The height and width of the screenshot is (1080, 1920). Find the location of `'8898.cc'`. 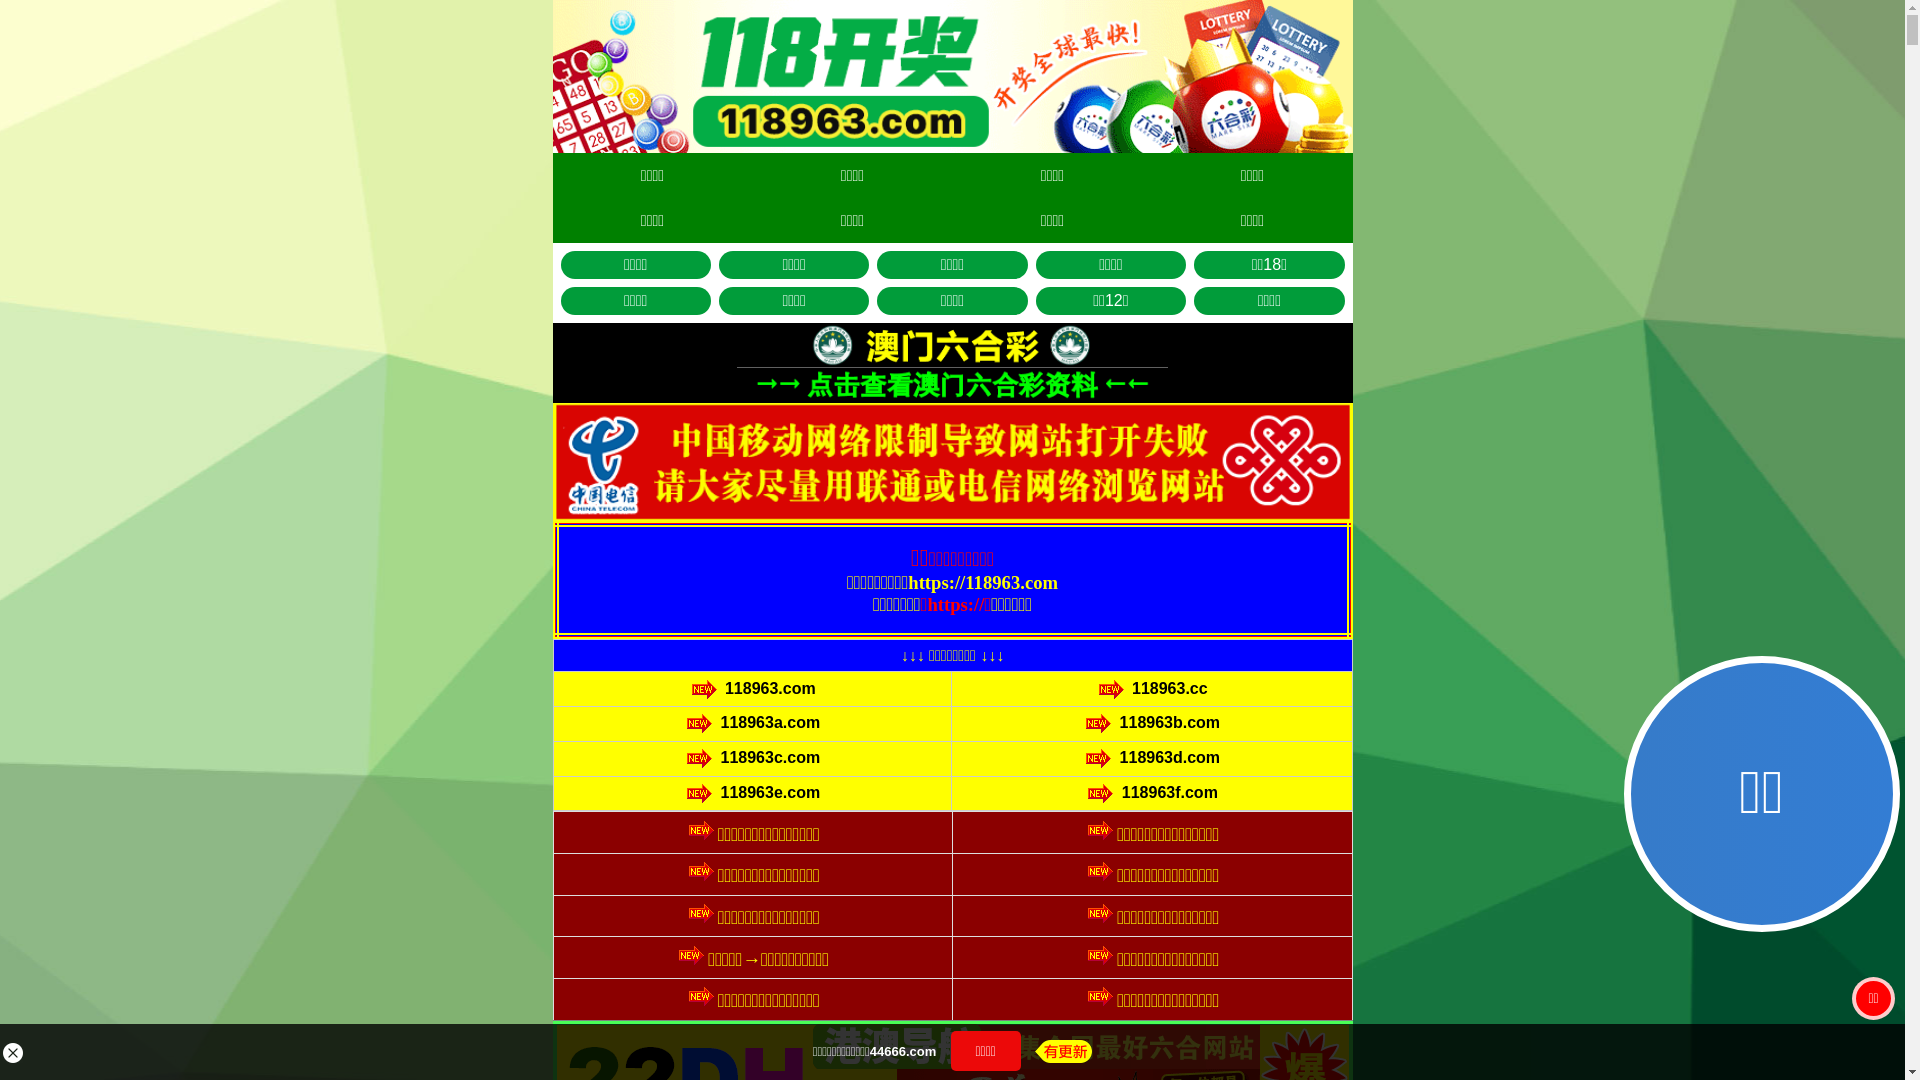

'8898.cc' is located at coordinates (868, 587).